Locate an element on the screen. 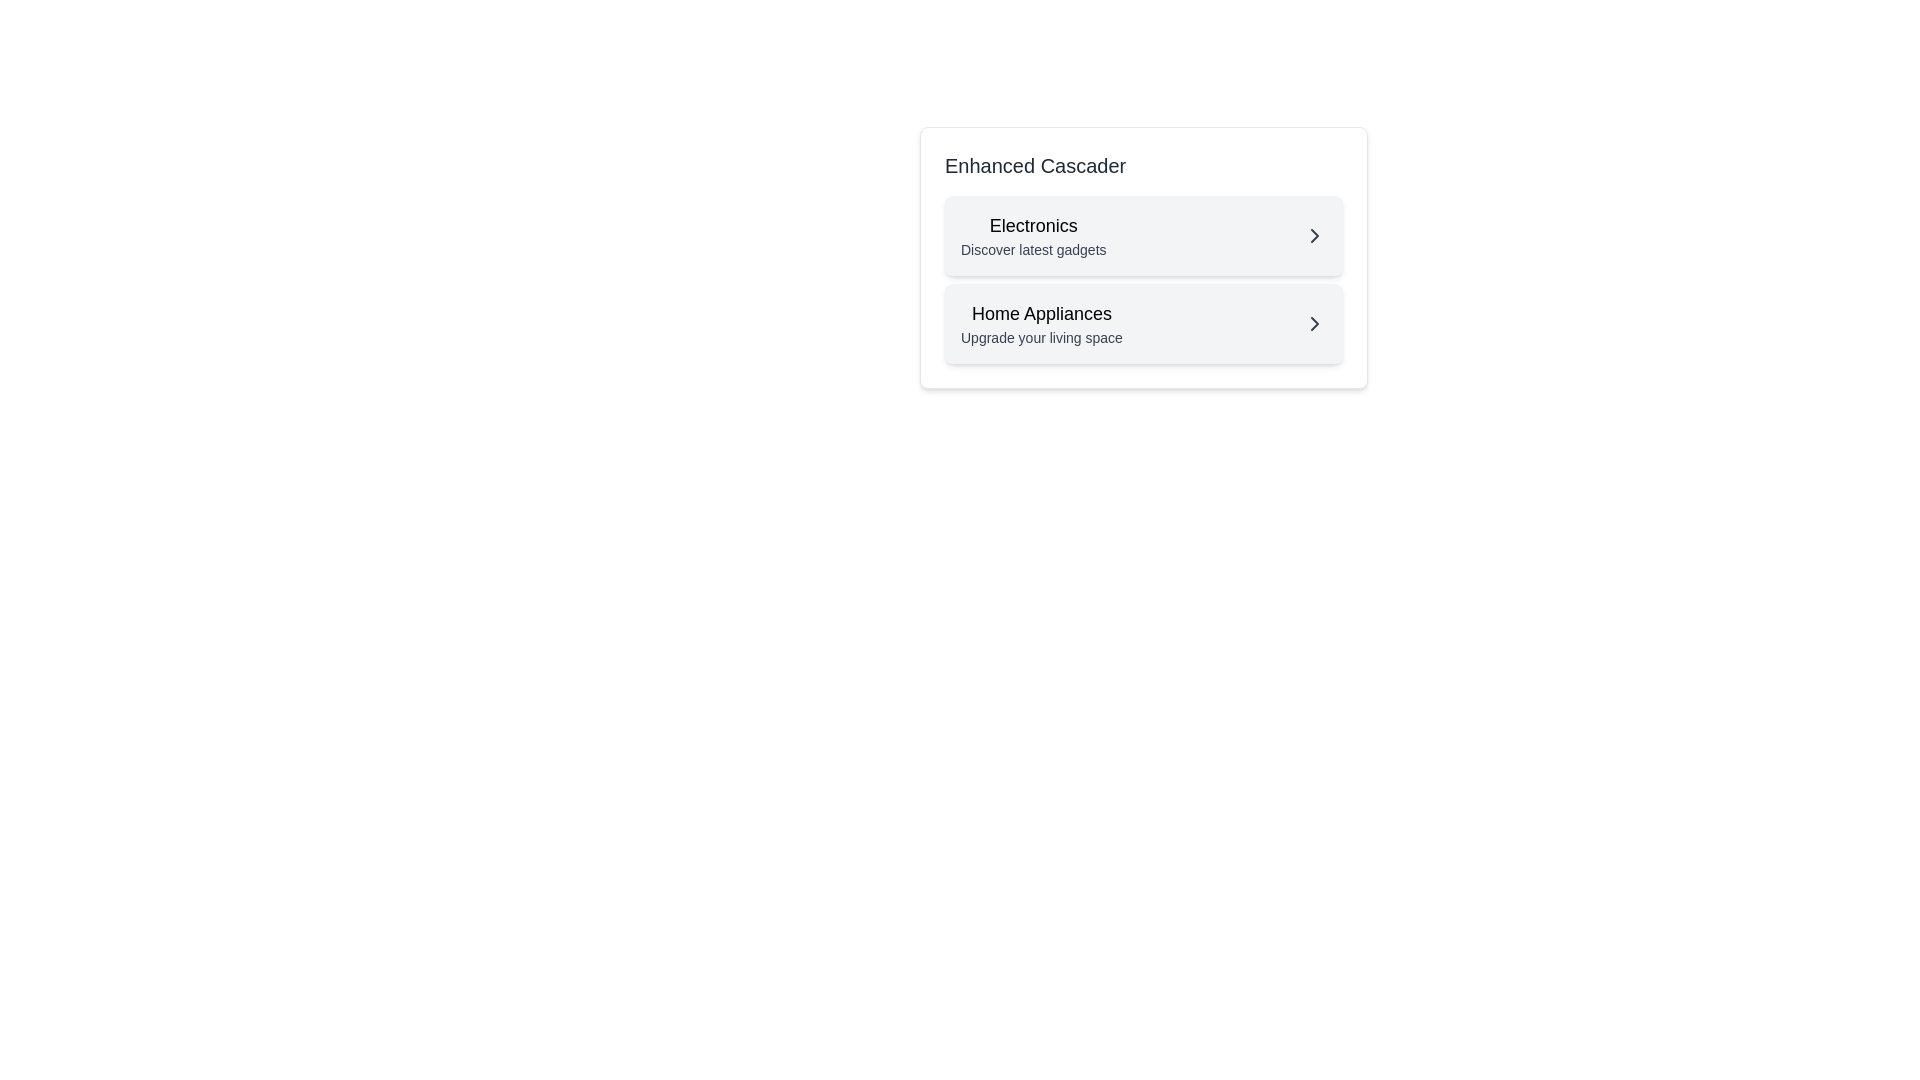  the small, gray text label that displays 'Upgrade your living space', which is located below the 'Home Appliances' text in the cascading menu interface is located at coordinates (1040, 337).